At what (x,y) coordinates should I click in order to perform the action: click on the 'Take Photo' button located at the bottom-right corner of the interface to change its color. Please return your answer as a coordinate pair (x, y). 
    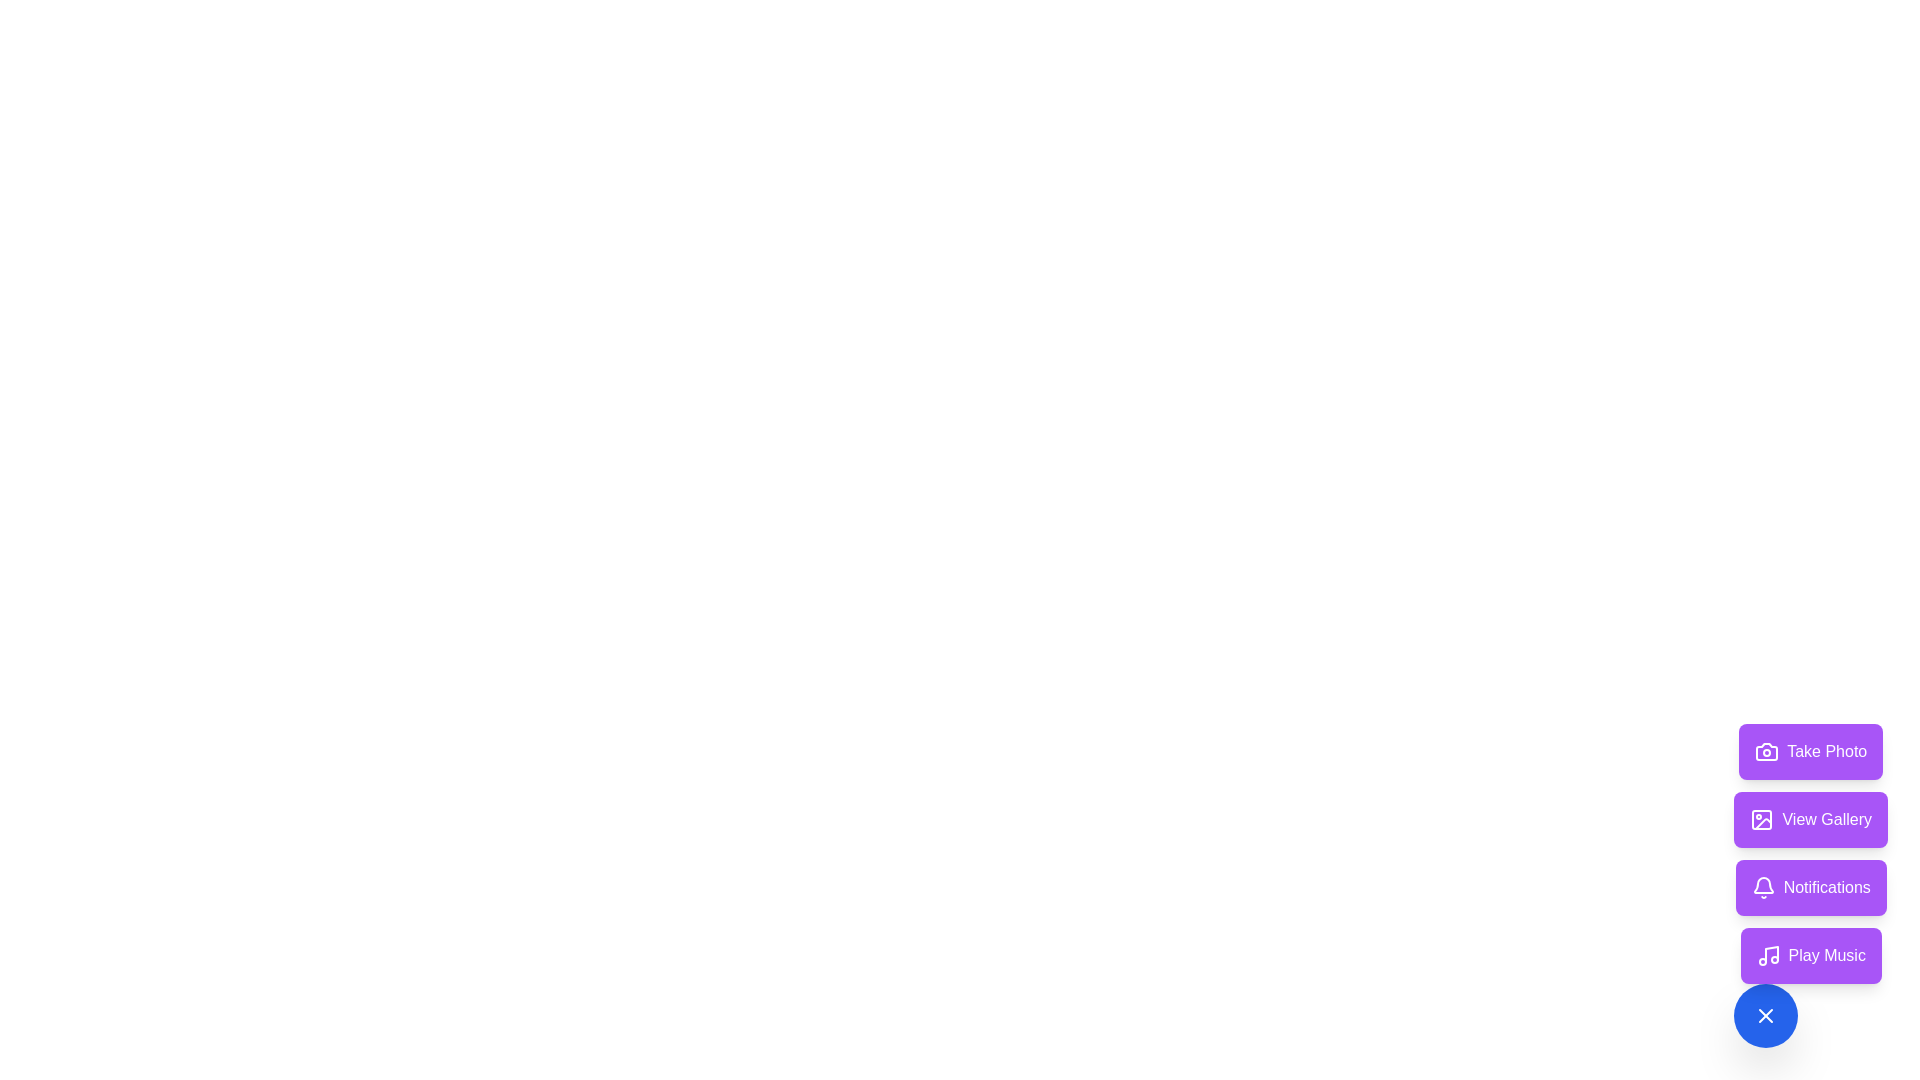
    Looking at the image, I should click on (1811, 752).